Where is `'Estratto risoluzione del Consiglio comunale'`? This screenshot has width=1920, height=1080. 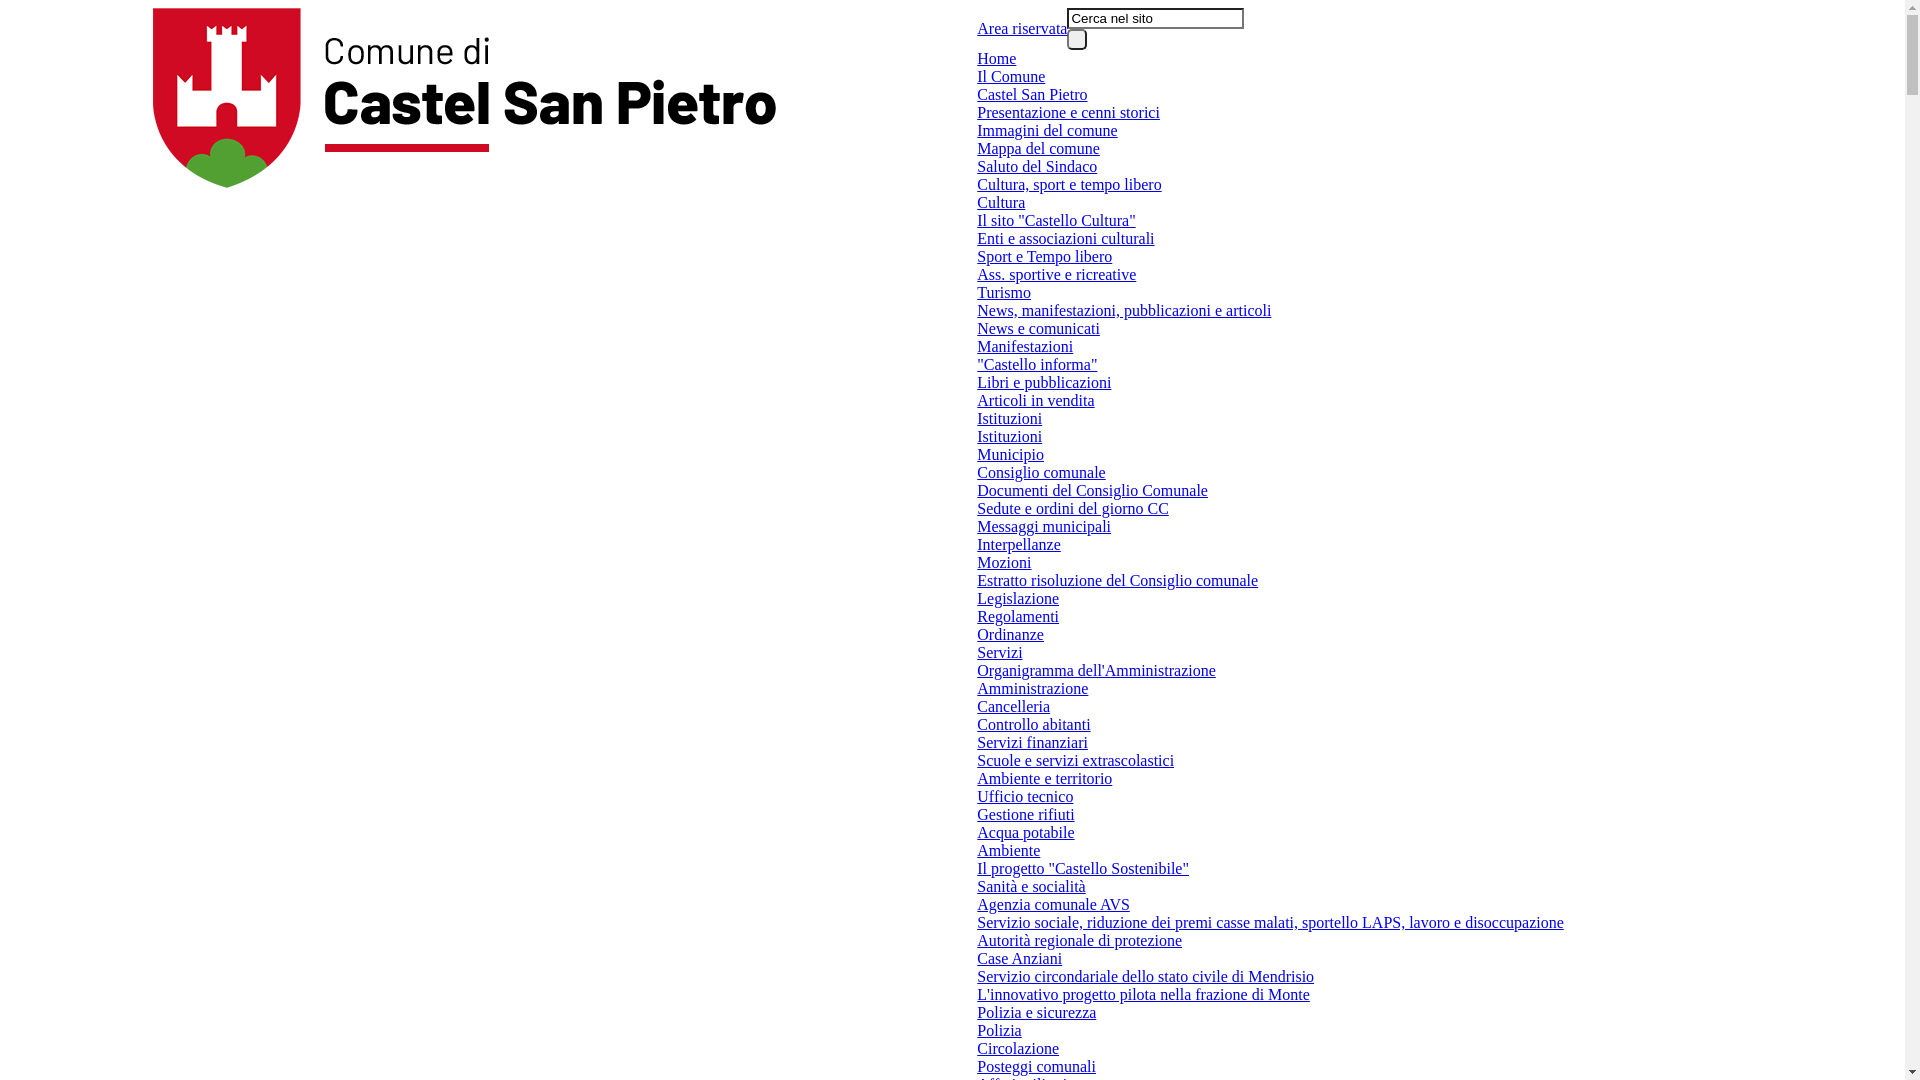 'Estratto risoluzione del Consiglio comunale' is located at coordinates (1116, 581).